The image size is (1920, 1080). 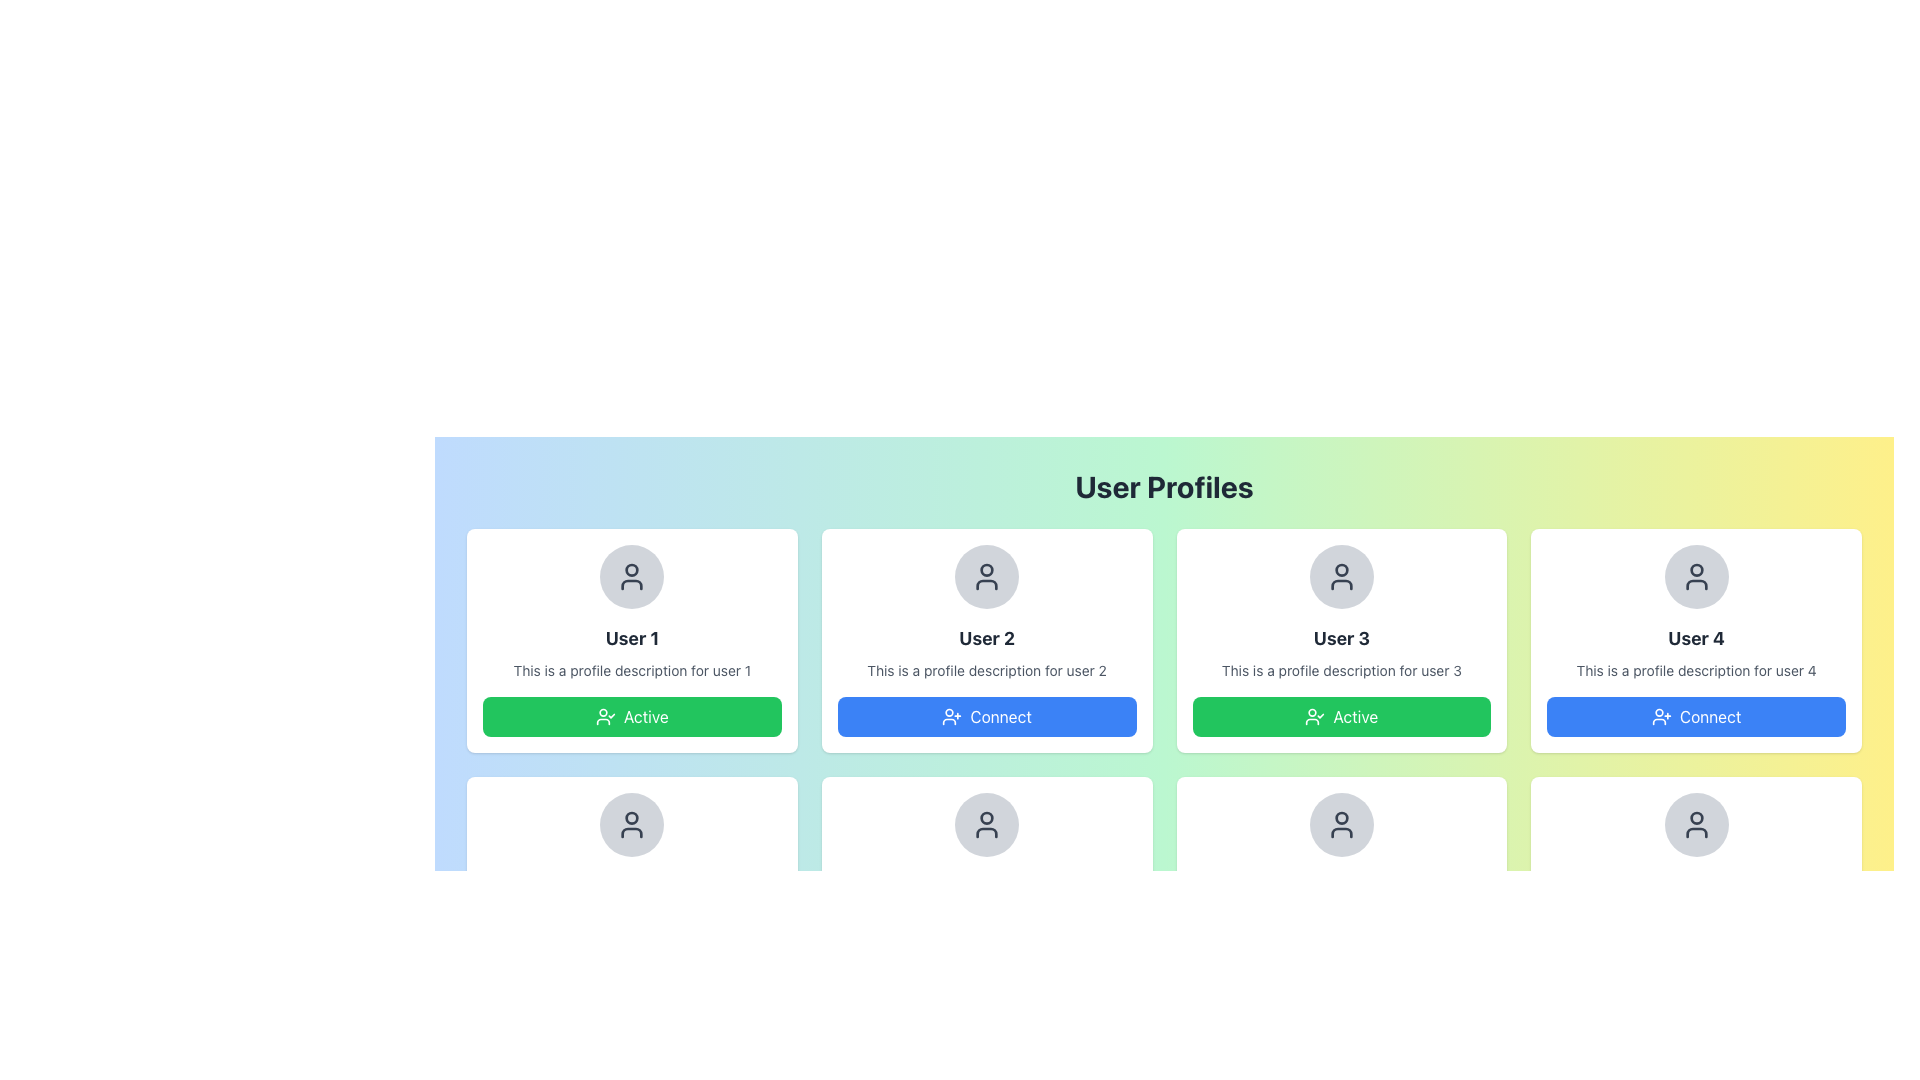 I want to click on the static text element located in the third card of user profiles, positioned below 'User 3' and above the 'Active' button, so click(x=1341, y=671).